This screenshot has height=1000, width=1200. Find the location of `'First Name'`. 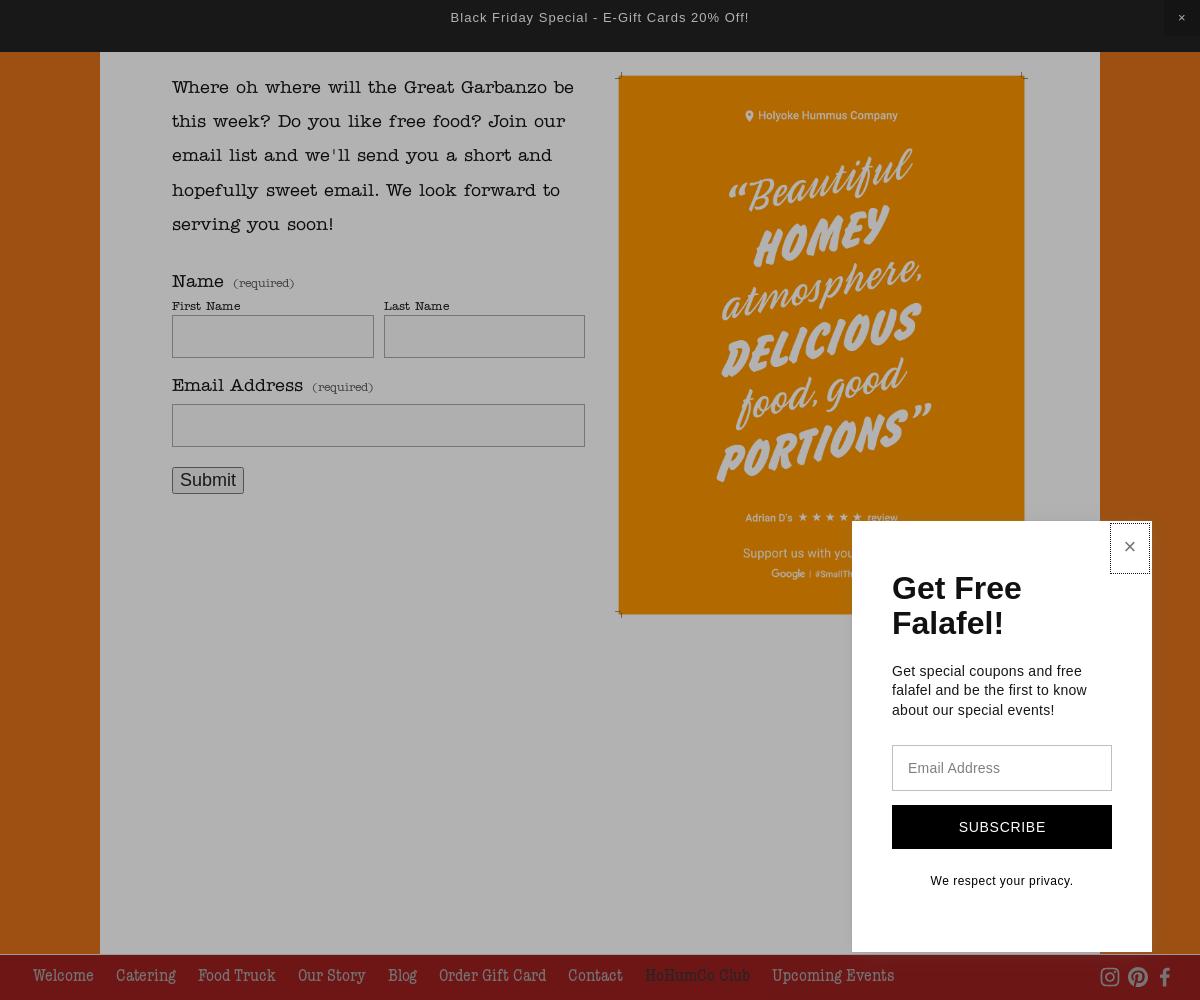

'First Name' is located at coordinates (205, 306).